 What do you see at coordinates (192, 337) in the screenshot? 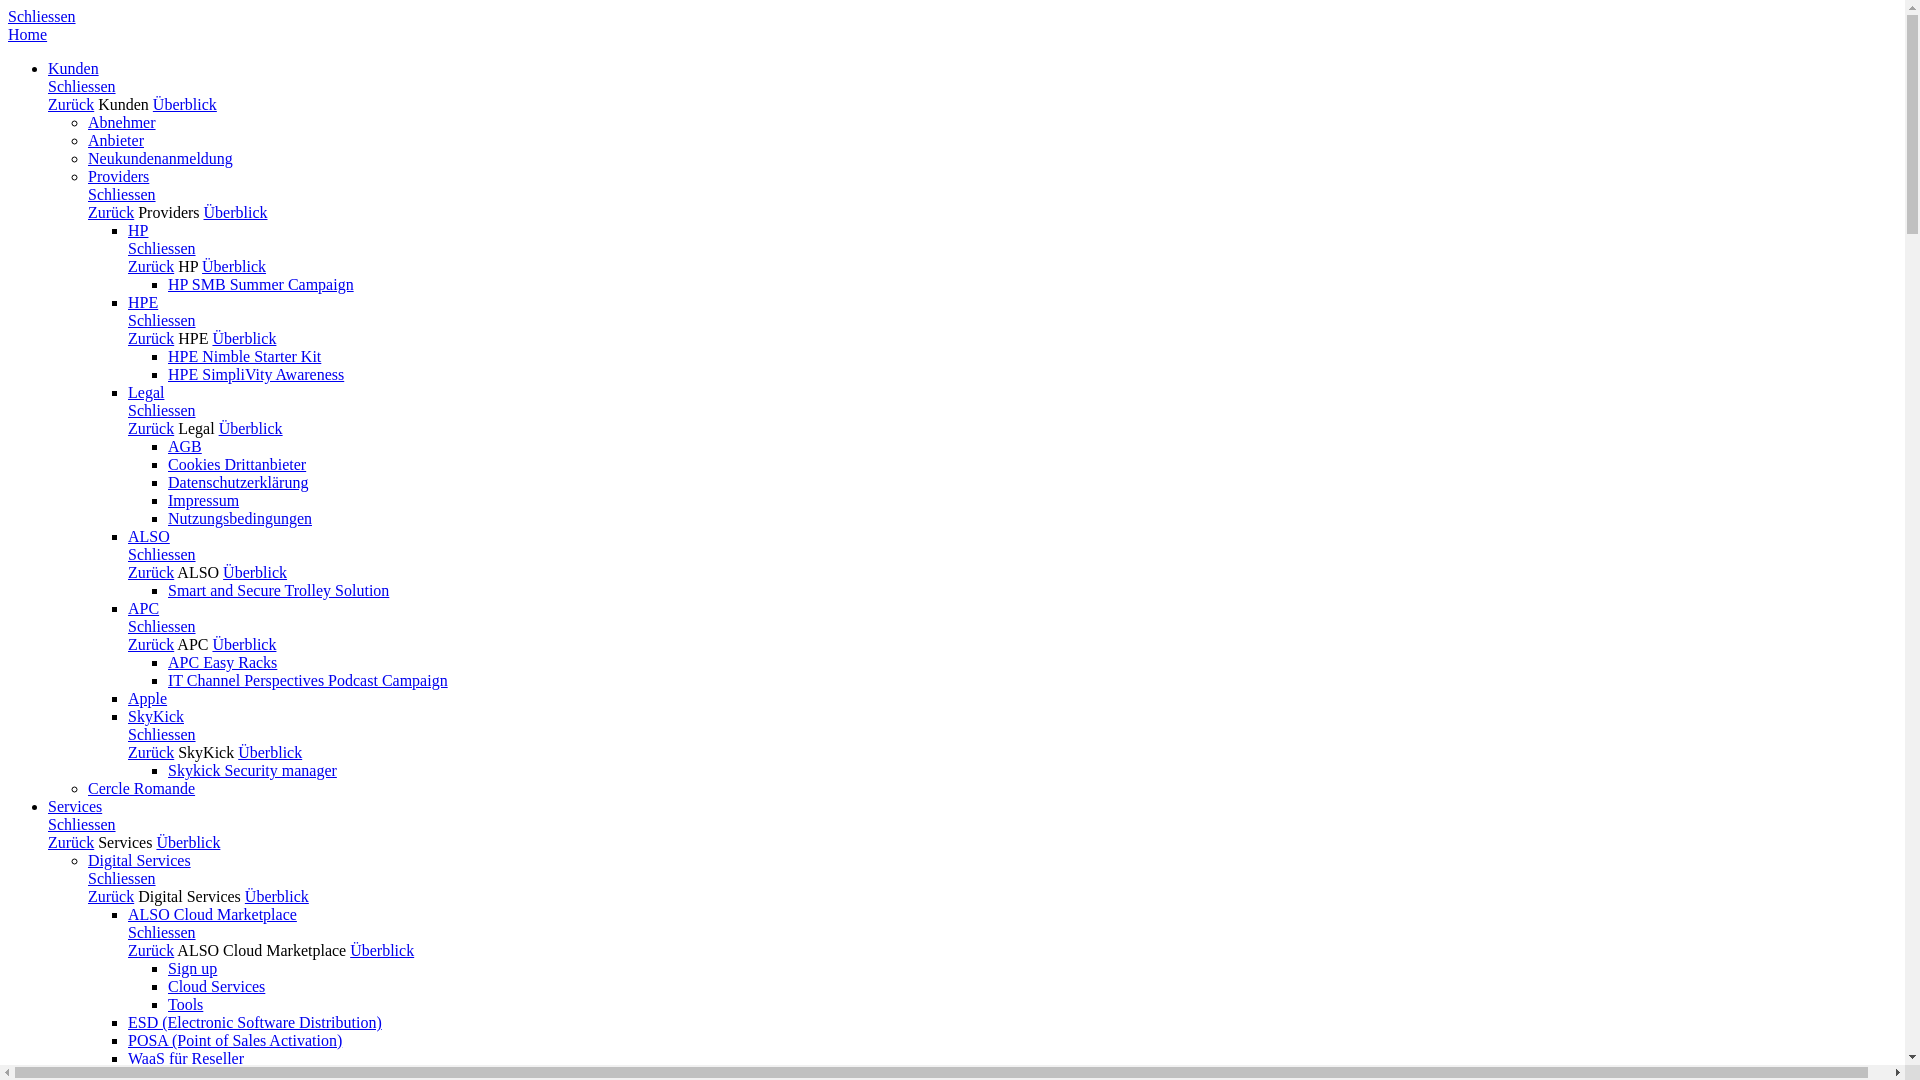
I see `'HPE'` at bounding box center [192, 337].